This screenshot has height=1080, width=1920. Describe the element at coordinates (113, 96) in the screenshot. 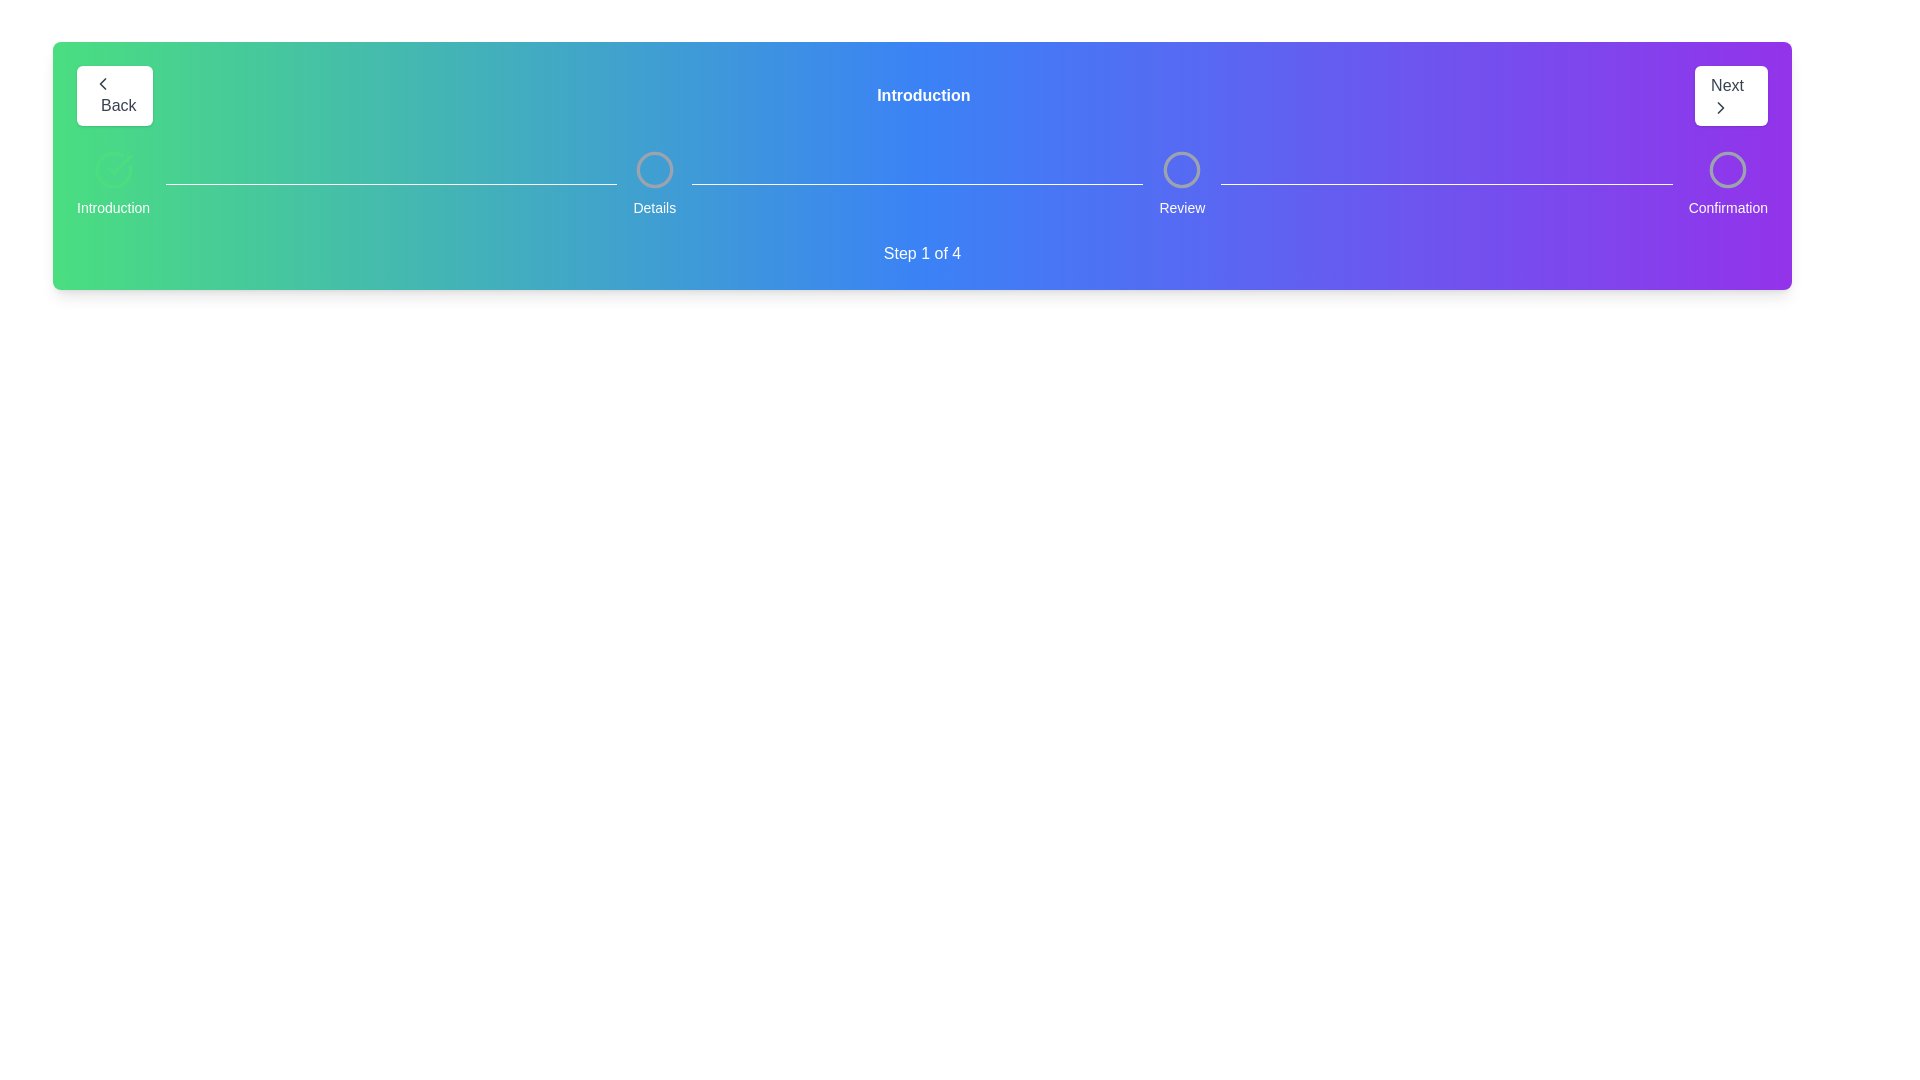

I see `the 'Back' button with a leftward chevron icon` at that location.